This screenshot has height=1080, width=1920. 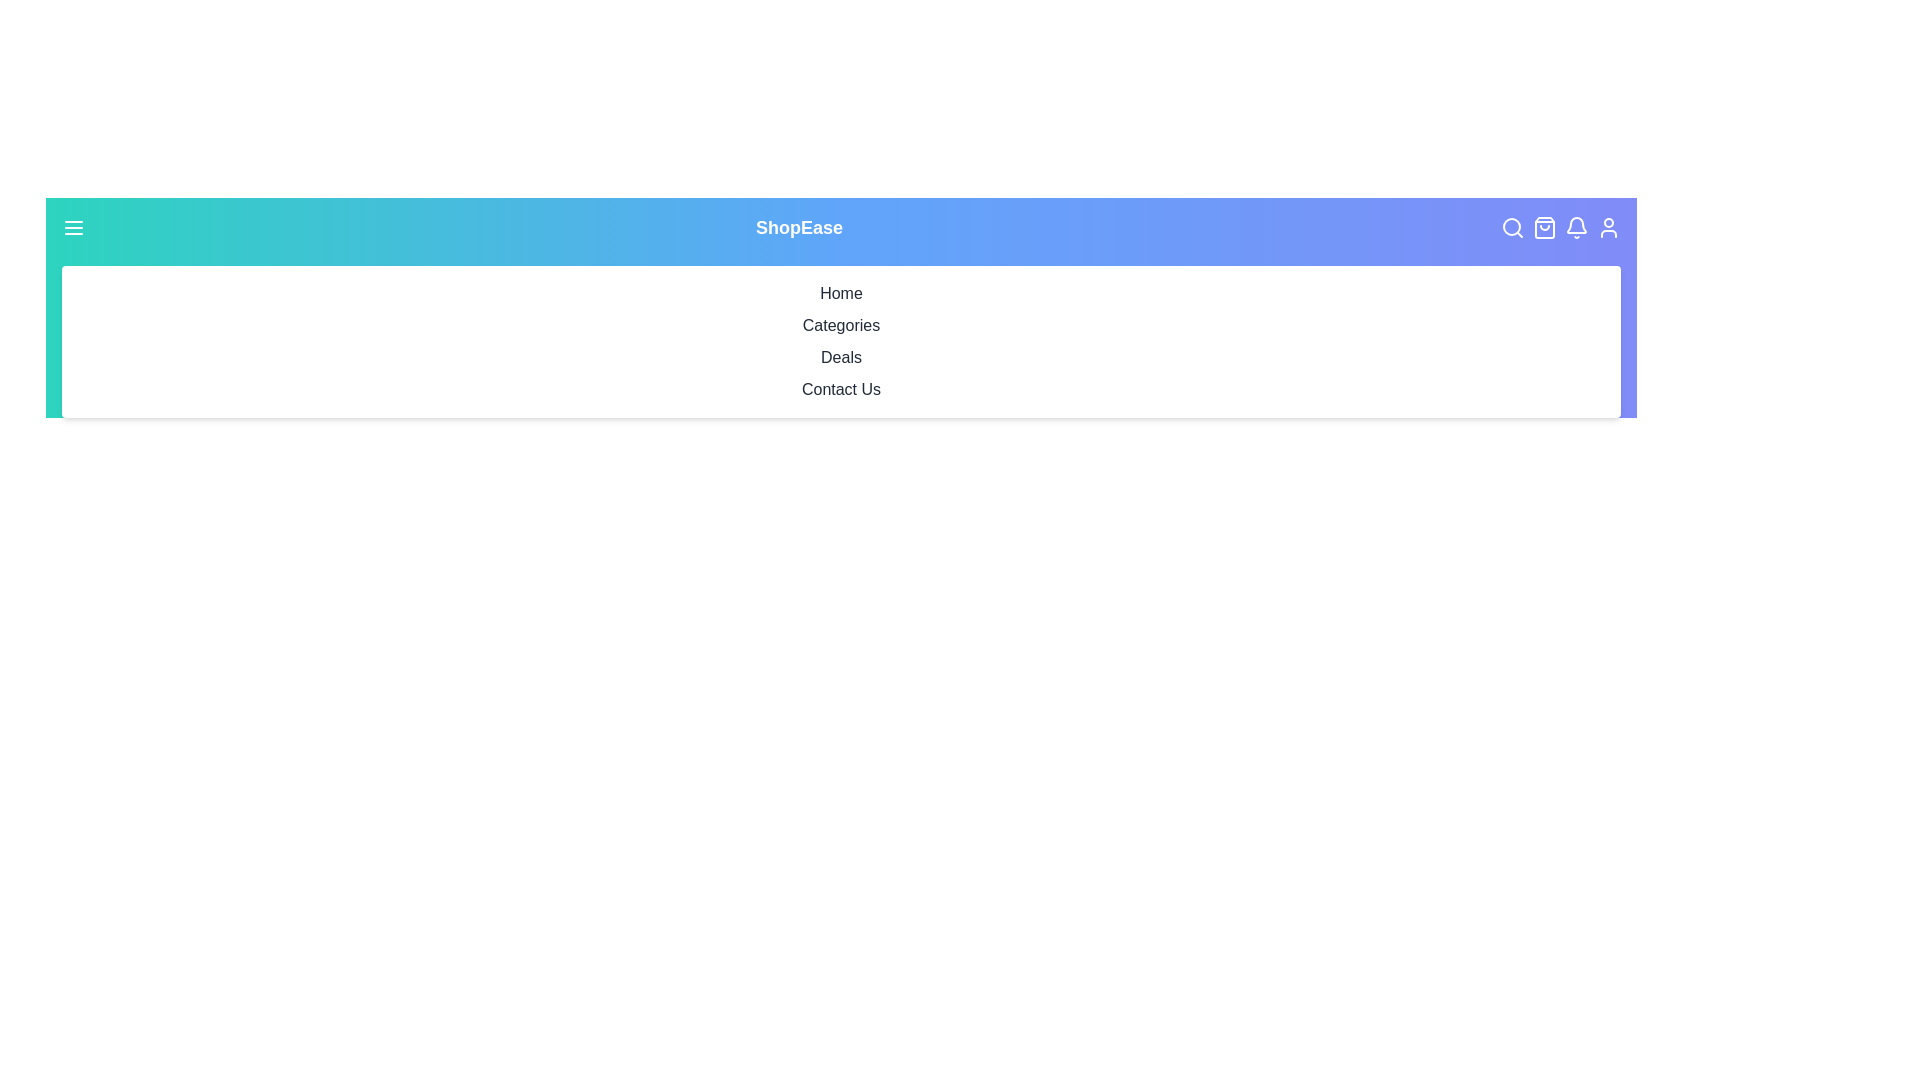 What do you see at coordinates (1608, 226) in the screenshot?
I see `the 'User' icon in the navigation bar` at bounding box center [1608, 226].